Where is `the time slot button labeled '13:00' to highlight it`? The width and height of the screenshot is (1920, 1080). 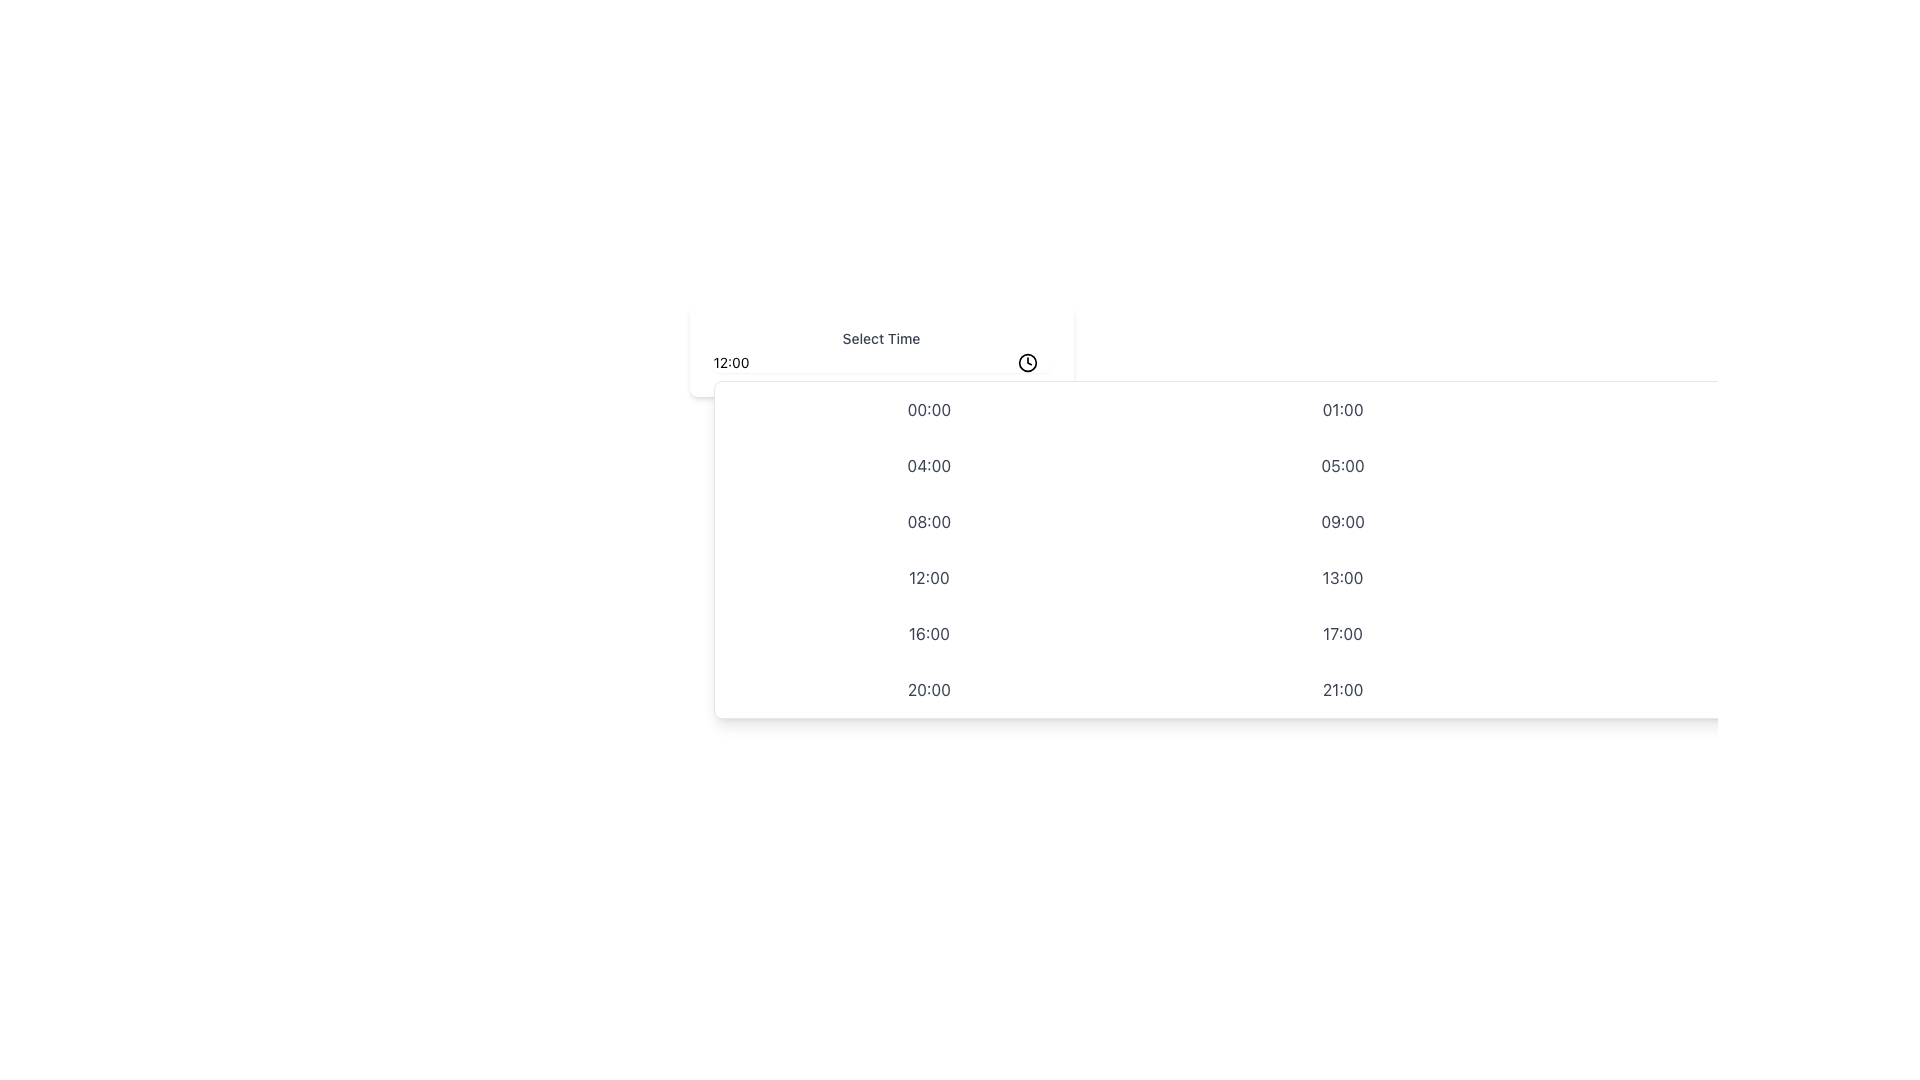
the time slot button labeled '13:00' to highlight it is located at coordinates (1343, 578).